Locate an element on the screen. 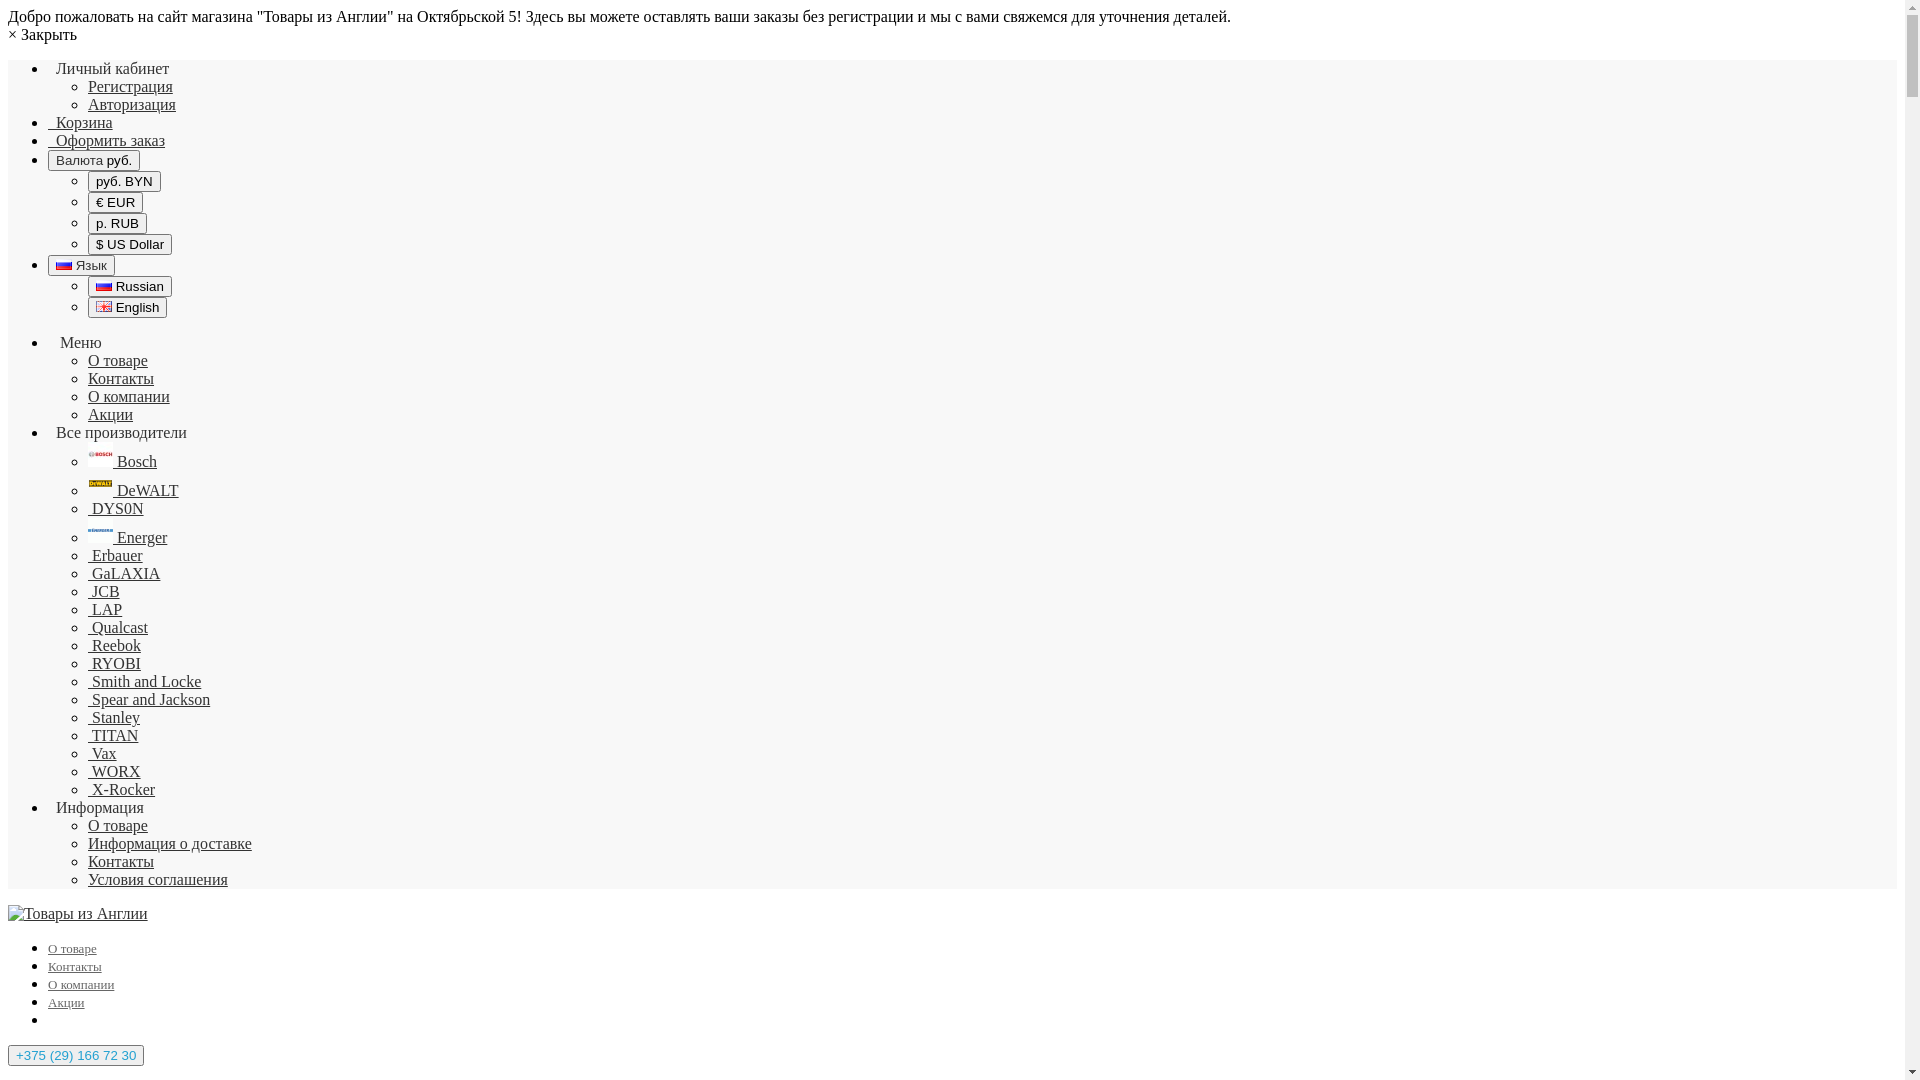 Image resolution: width=1920 pixels, height=1080 pixels. 'Smith and Locke' is located at coordinates (143, 680).